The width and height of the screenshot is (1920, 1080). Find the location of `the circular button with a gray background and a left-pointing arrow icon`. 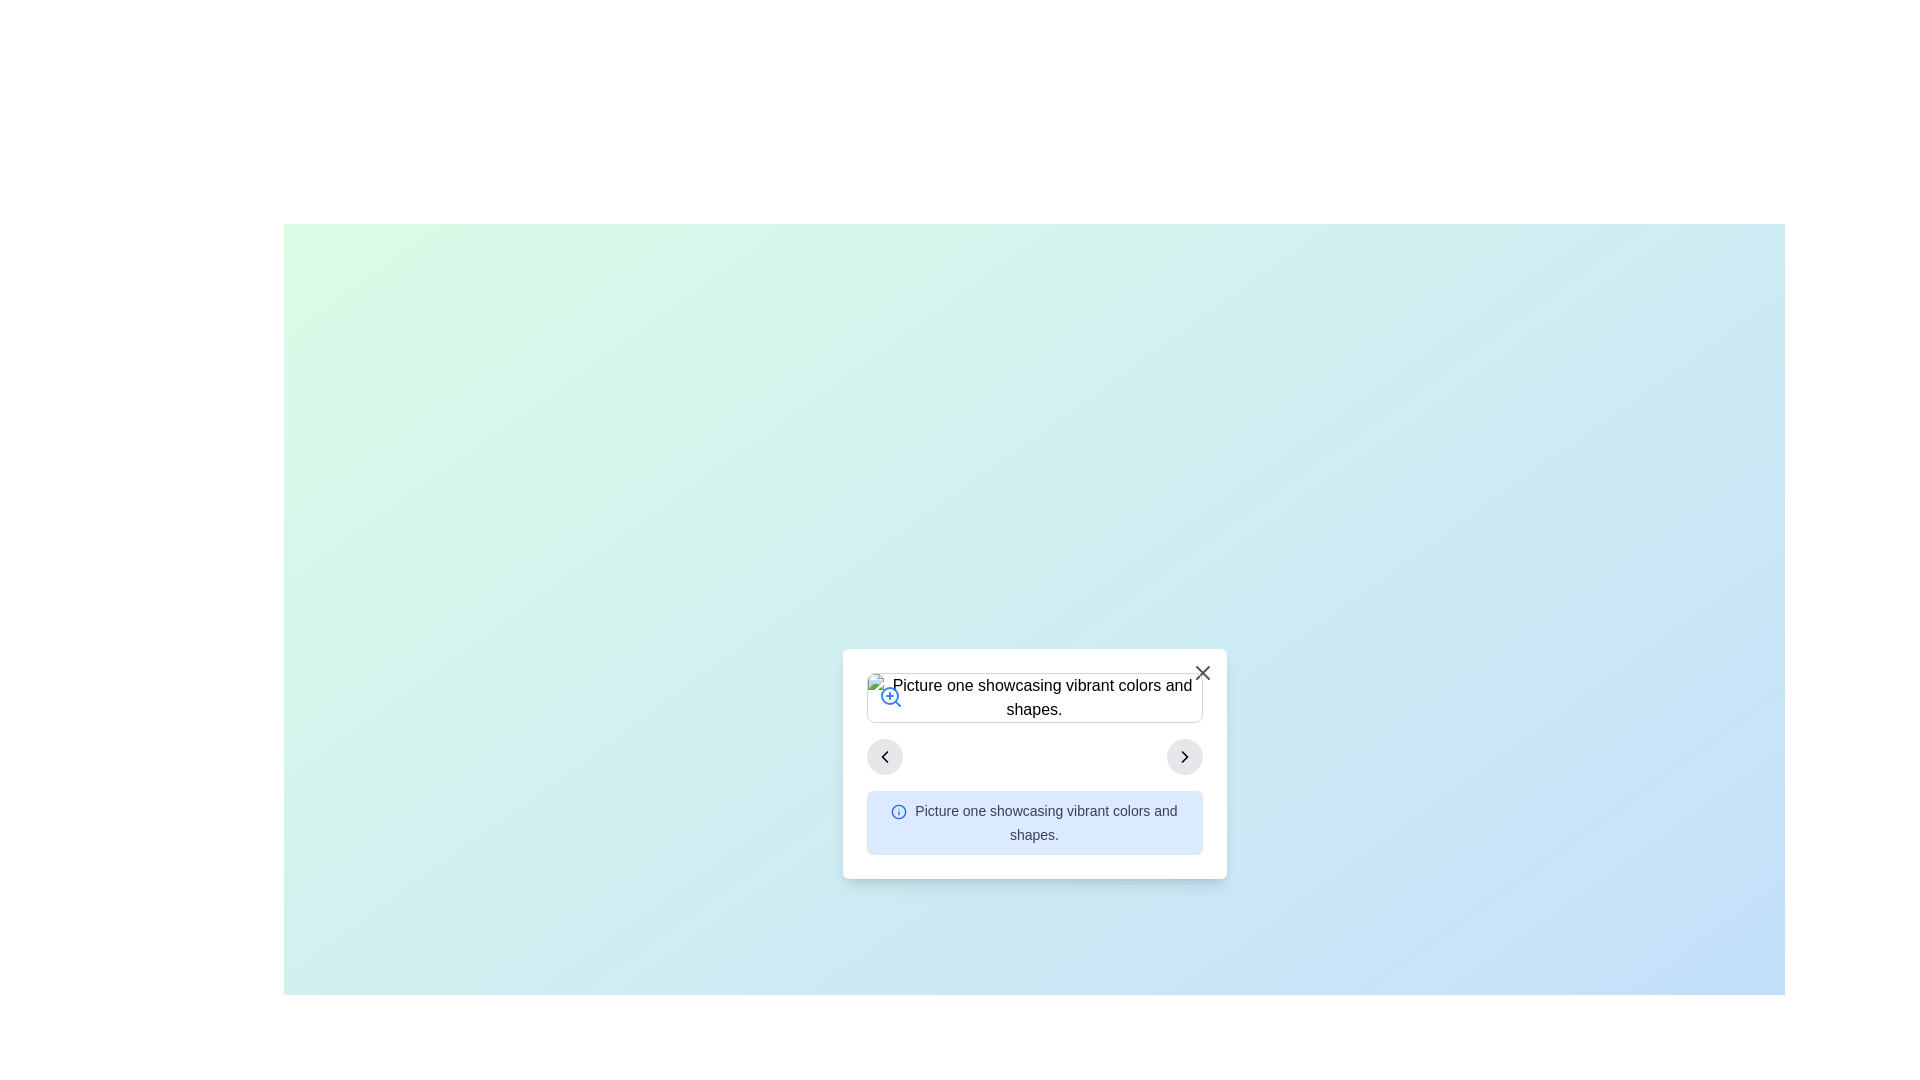

the circular button with a gray background and a left-pointing arrow icon is located at coordinates (883, 756).